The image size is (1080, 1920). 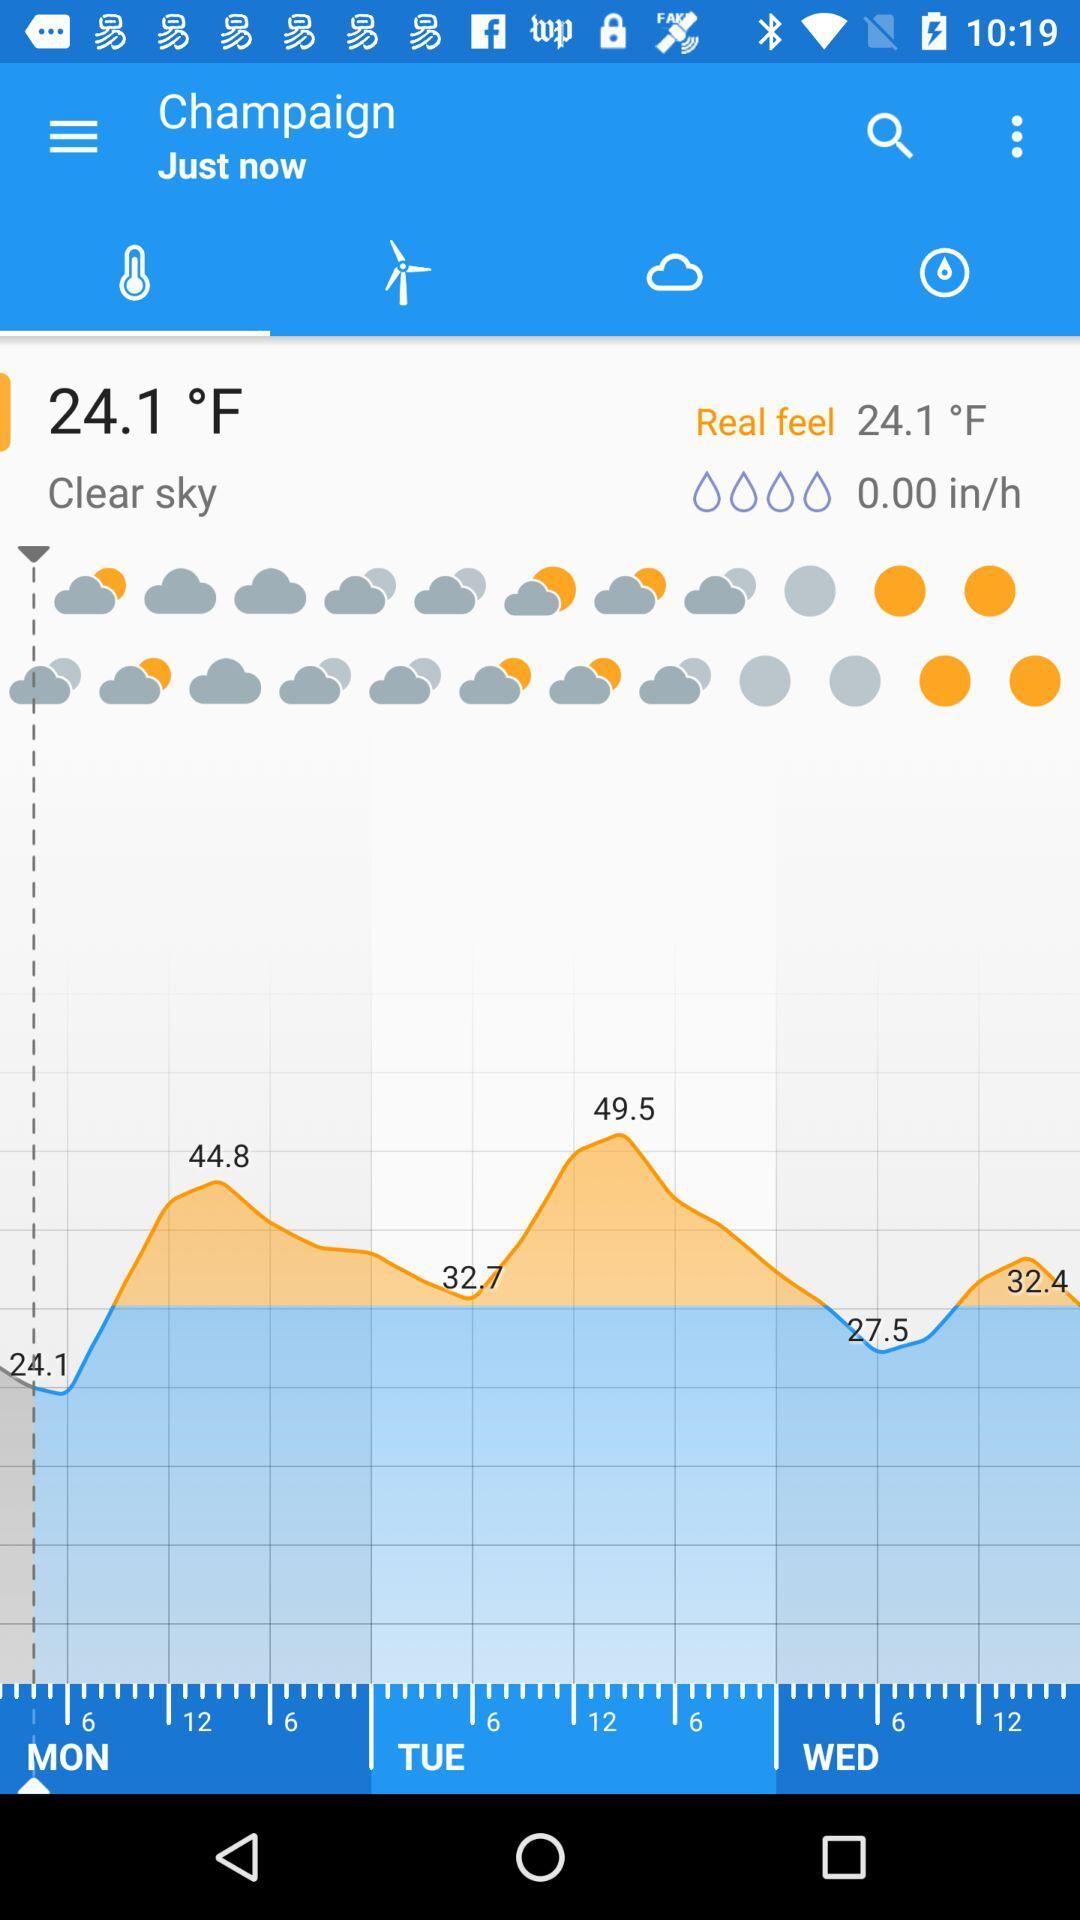 I want to click on icon to the left of the champaign item, so click(x=72, y=135).